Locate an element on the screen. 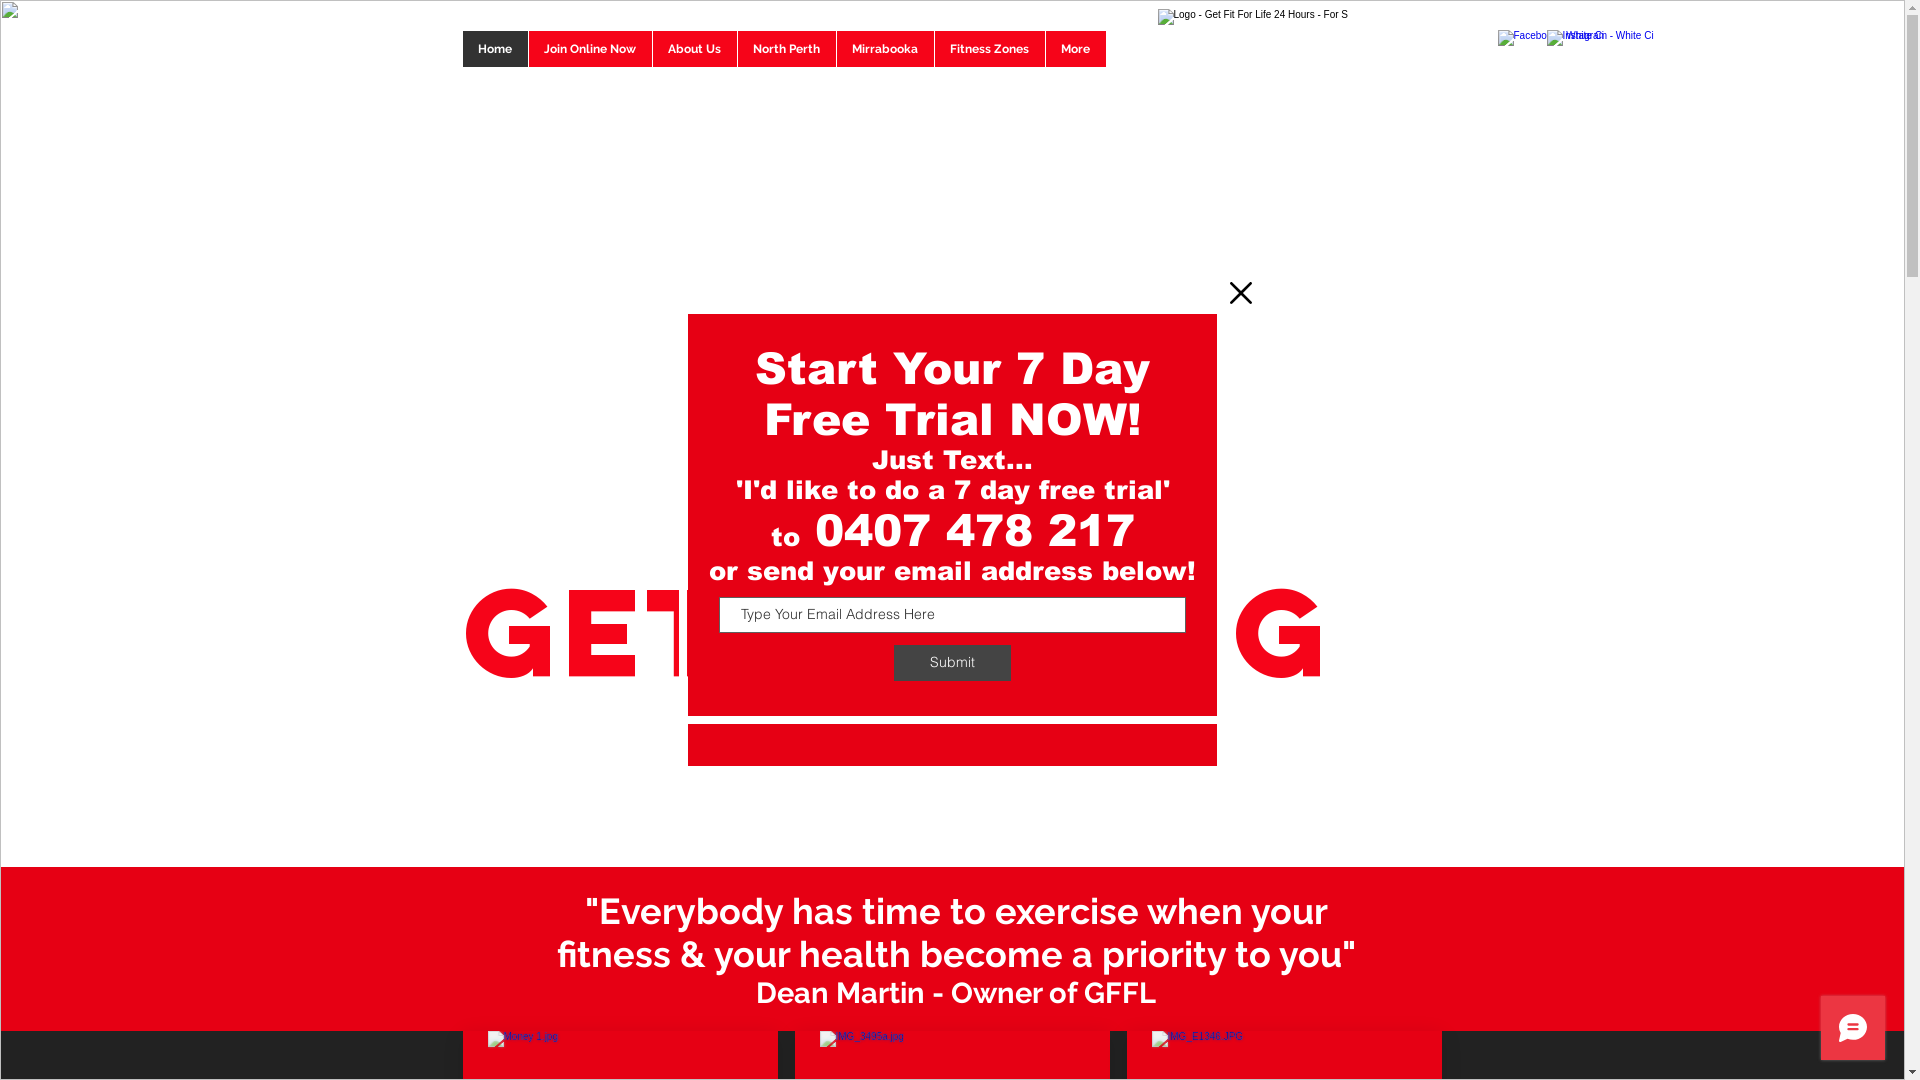 The image size is (1920, 1080). 'North Perth' is located at coordinates (784, 48).